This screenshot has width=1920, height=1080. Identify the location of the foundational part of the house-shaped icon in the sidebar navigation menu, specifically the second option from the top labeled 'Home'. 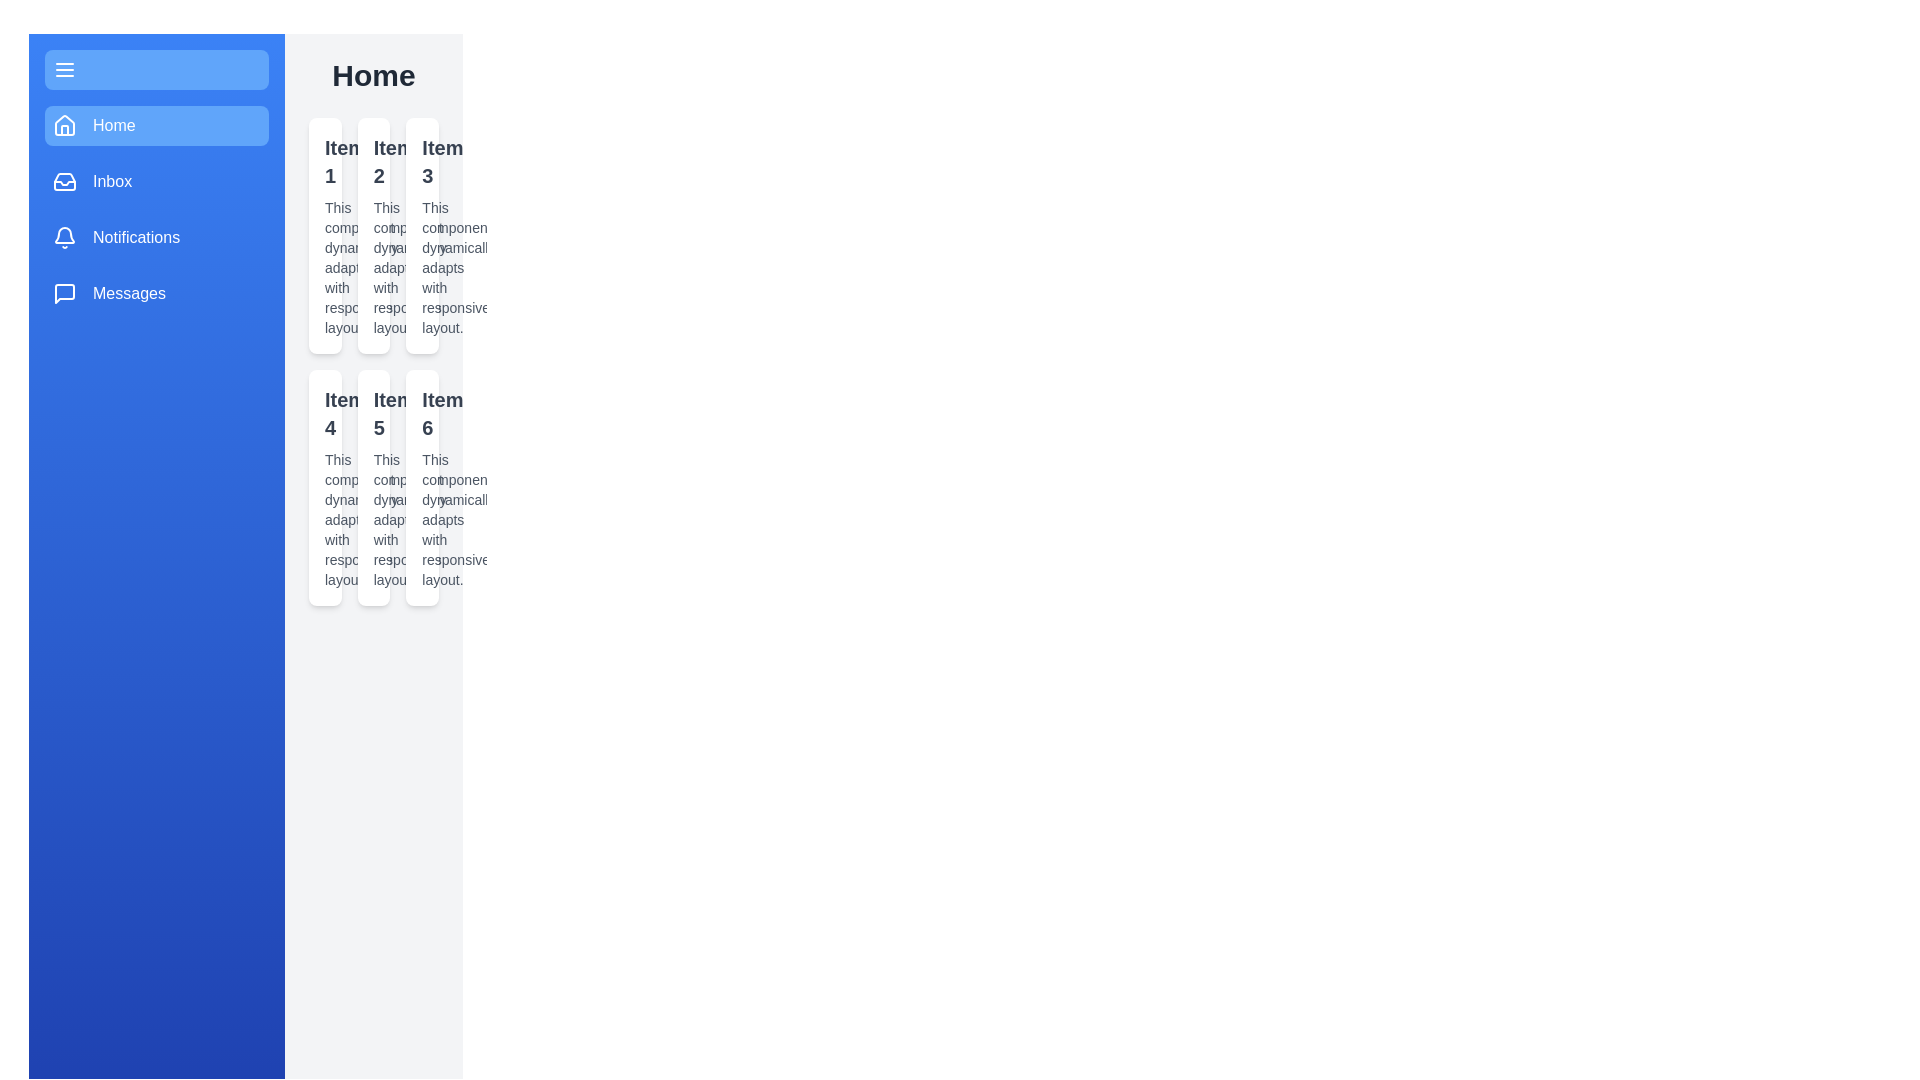
(65, 130).